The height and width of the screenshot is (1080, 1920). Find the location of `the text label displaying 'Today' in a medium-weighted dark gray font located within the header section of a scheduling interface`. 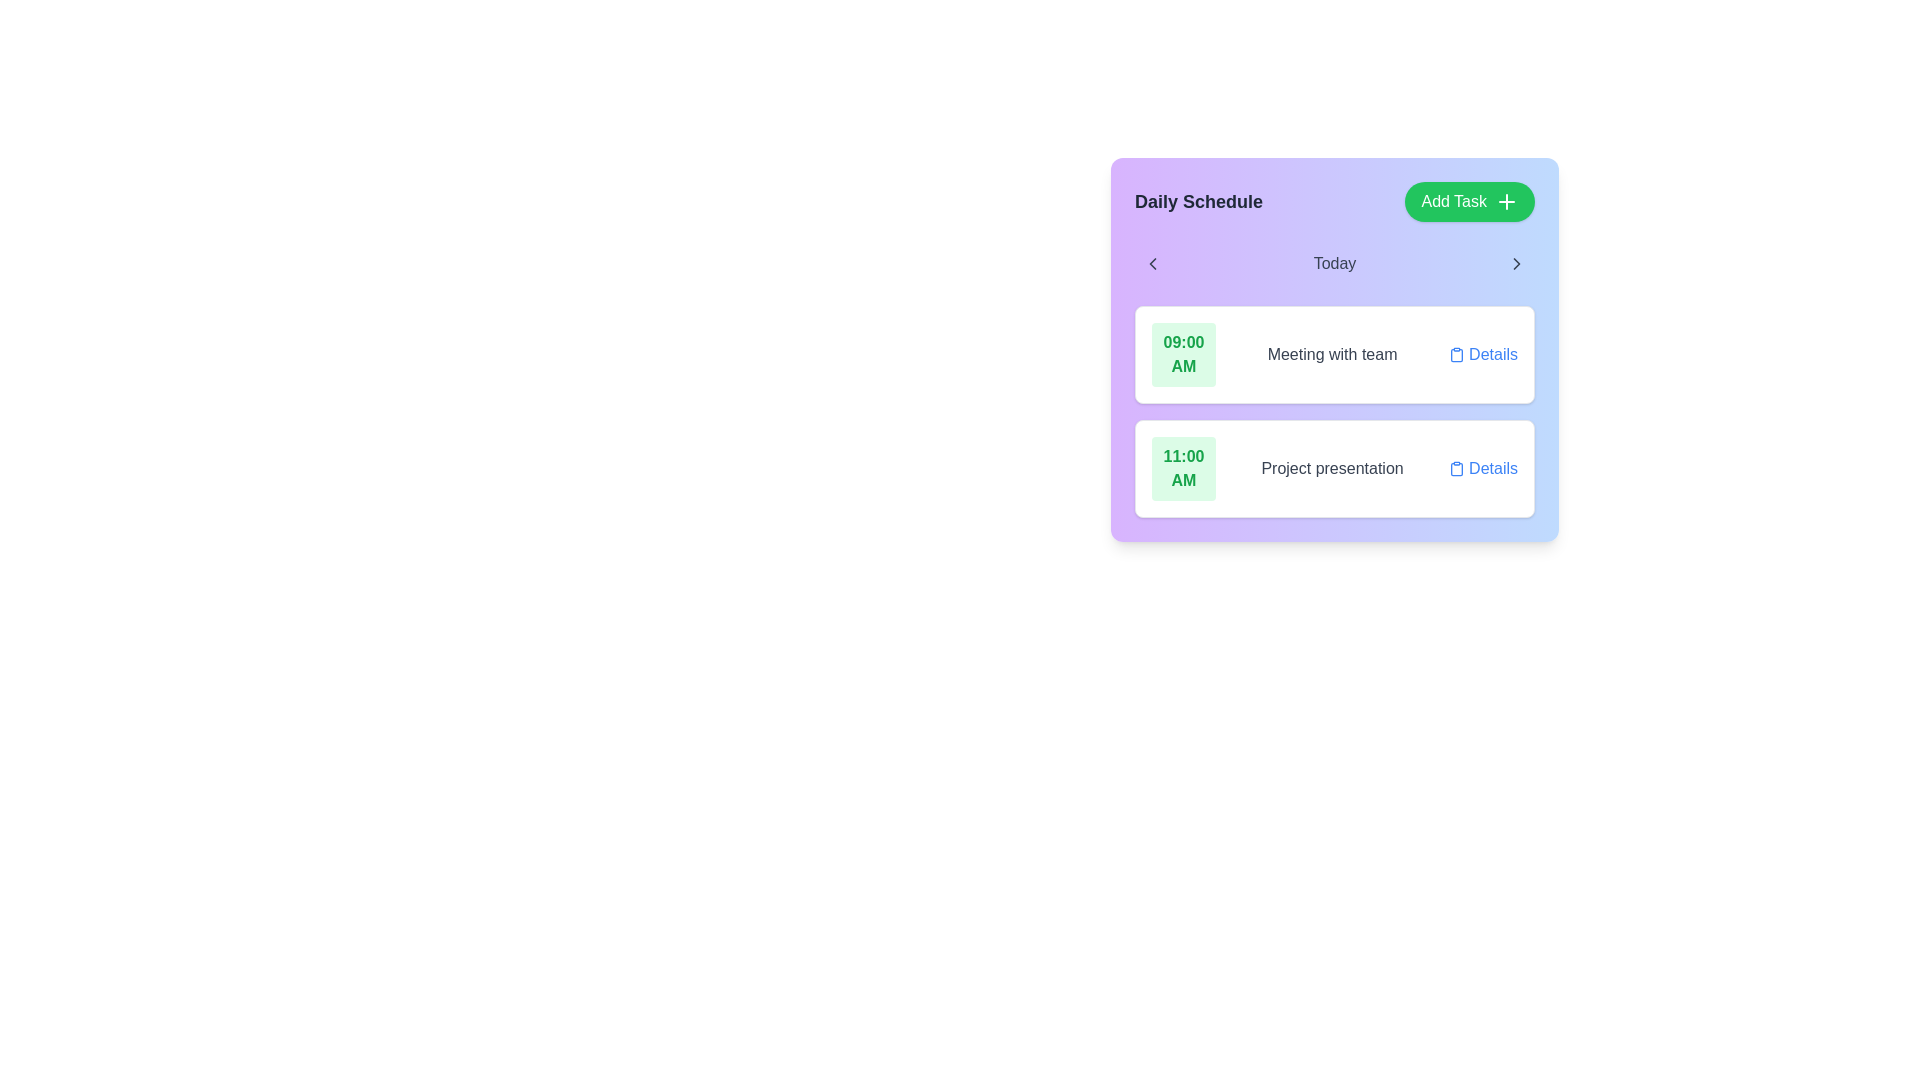

the text label displaying 'Today' in a medium-weighted dark gray font located within the header section of a scheduling interface is located at coordinates (1334, 262).